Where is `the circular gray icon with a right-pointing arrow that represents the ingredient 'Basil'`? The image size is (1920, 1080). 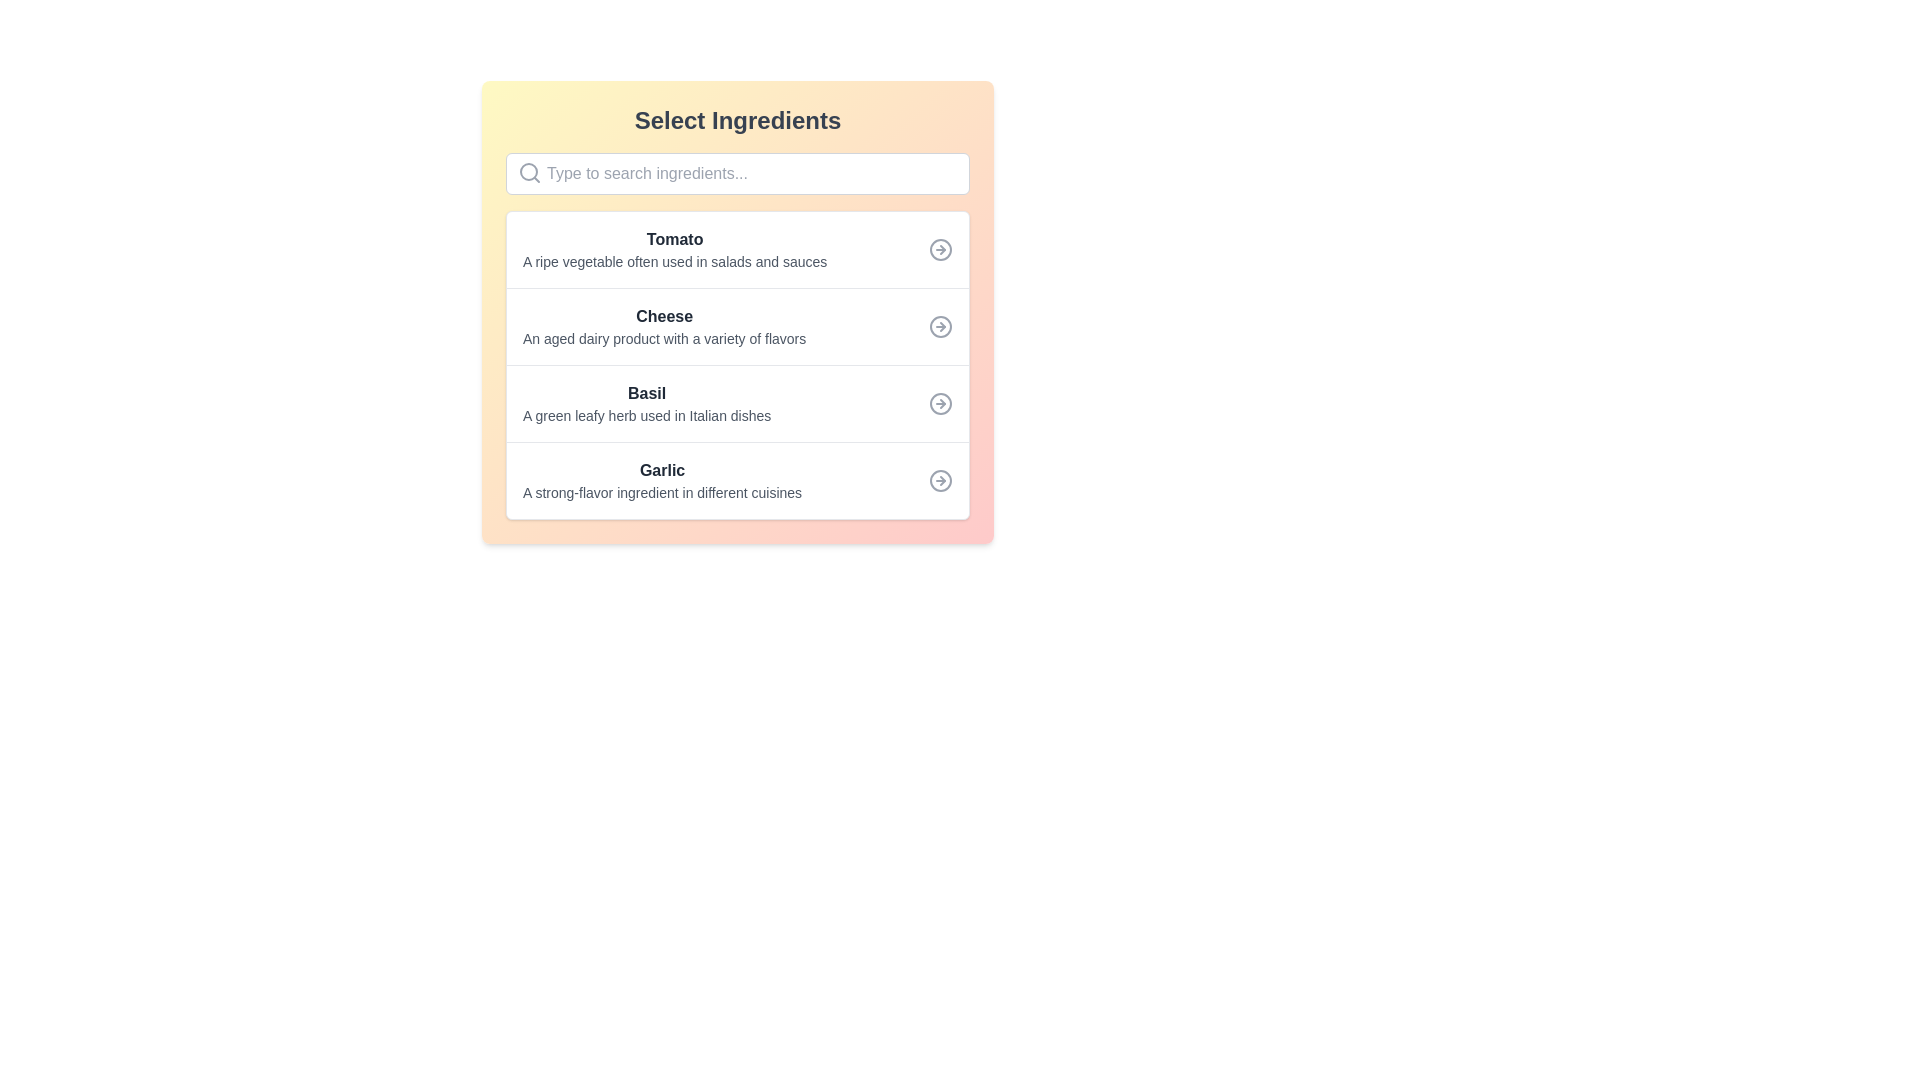 the circular gray icon with a right-pointing arrow that represents the ingredient 'Basil' is located at coordinates (939, 404).